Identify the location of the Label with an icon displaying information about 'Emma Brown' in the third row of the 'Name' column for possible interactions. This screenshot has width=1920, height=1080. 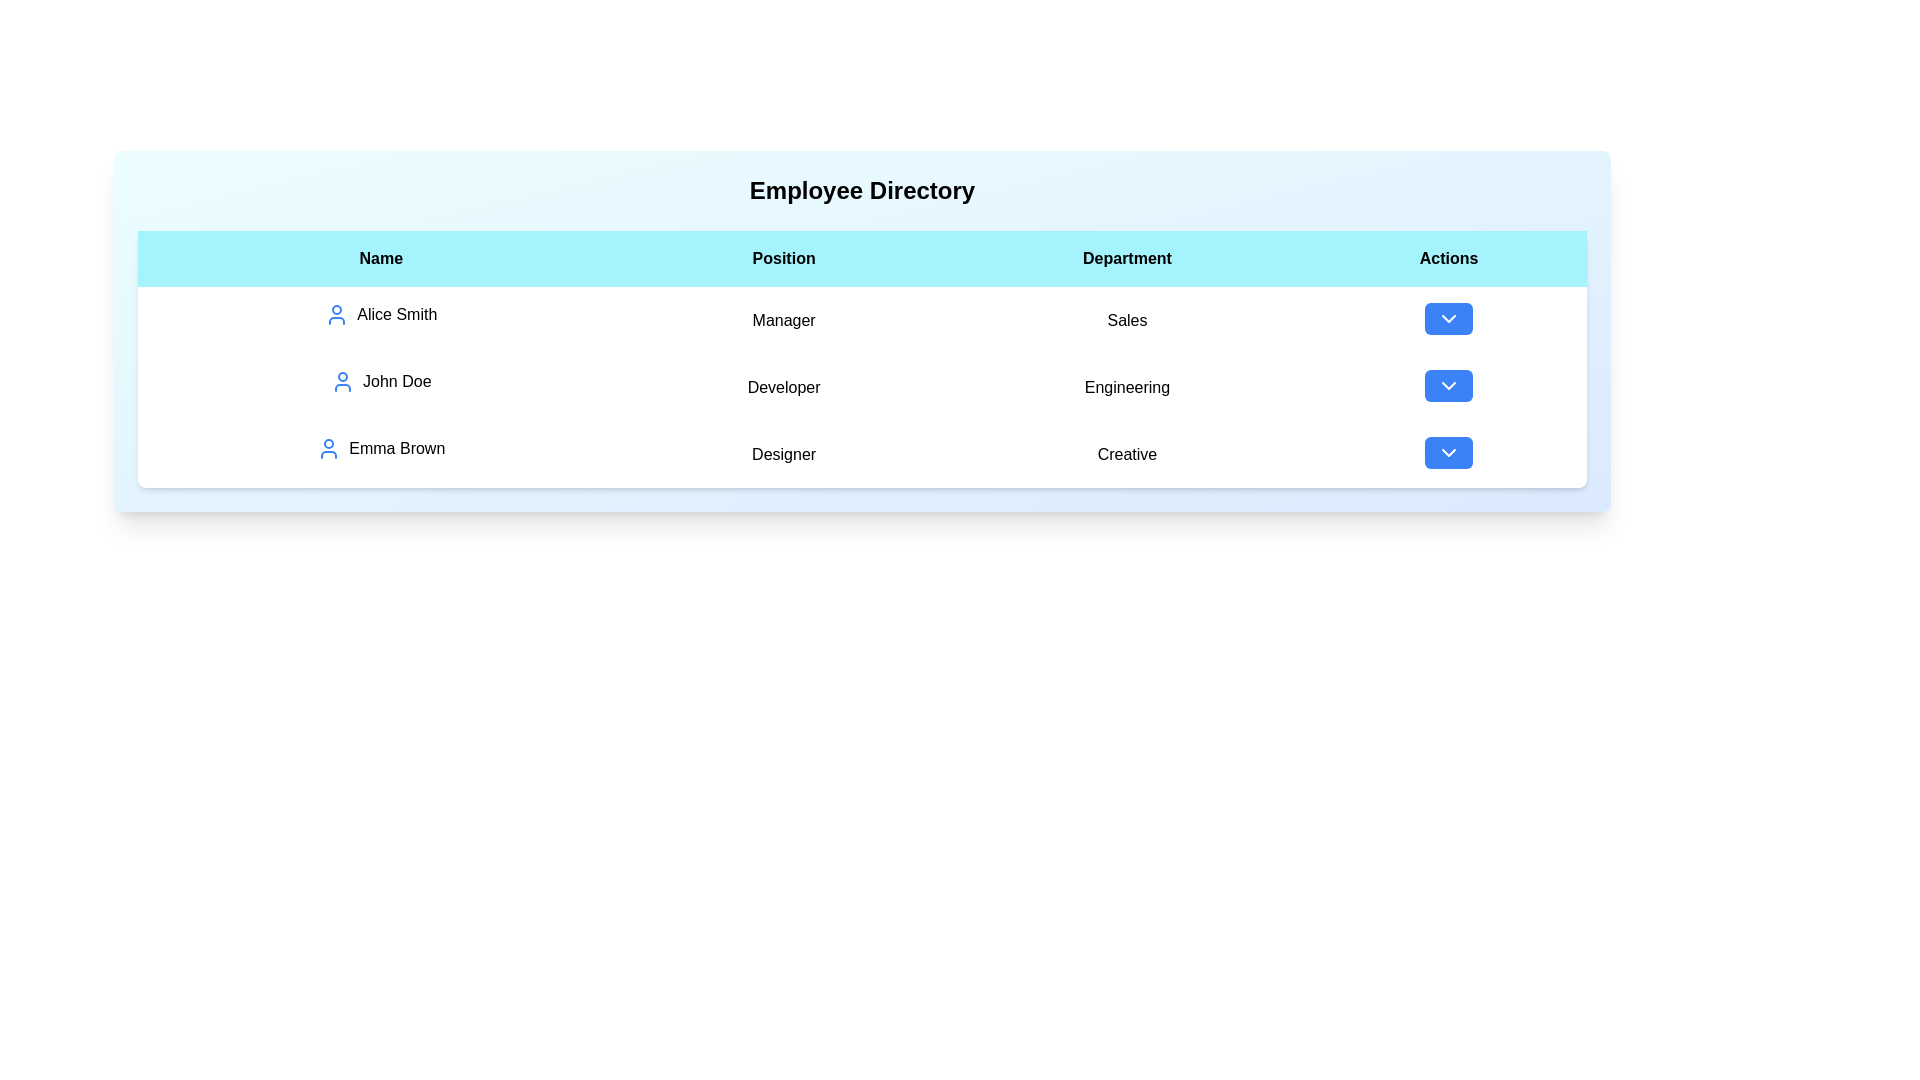
(381, 447).